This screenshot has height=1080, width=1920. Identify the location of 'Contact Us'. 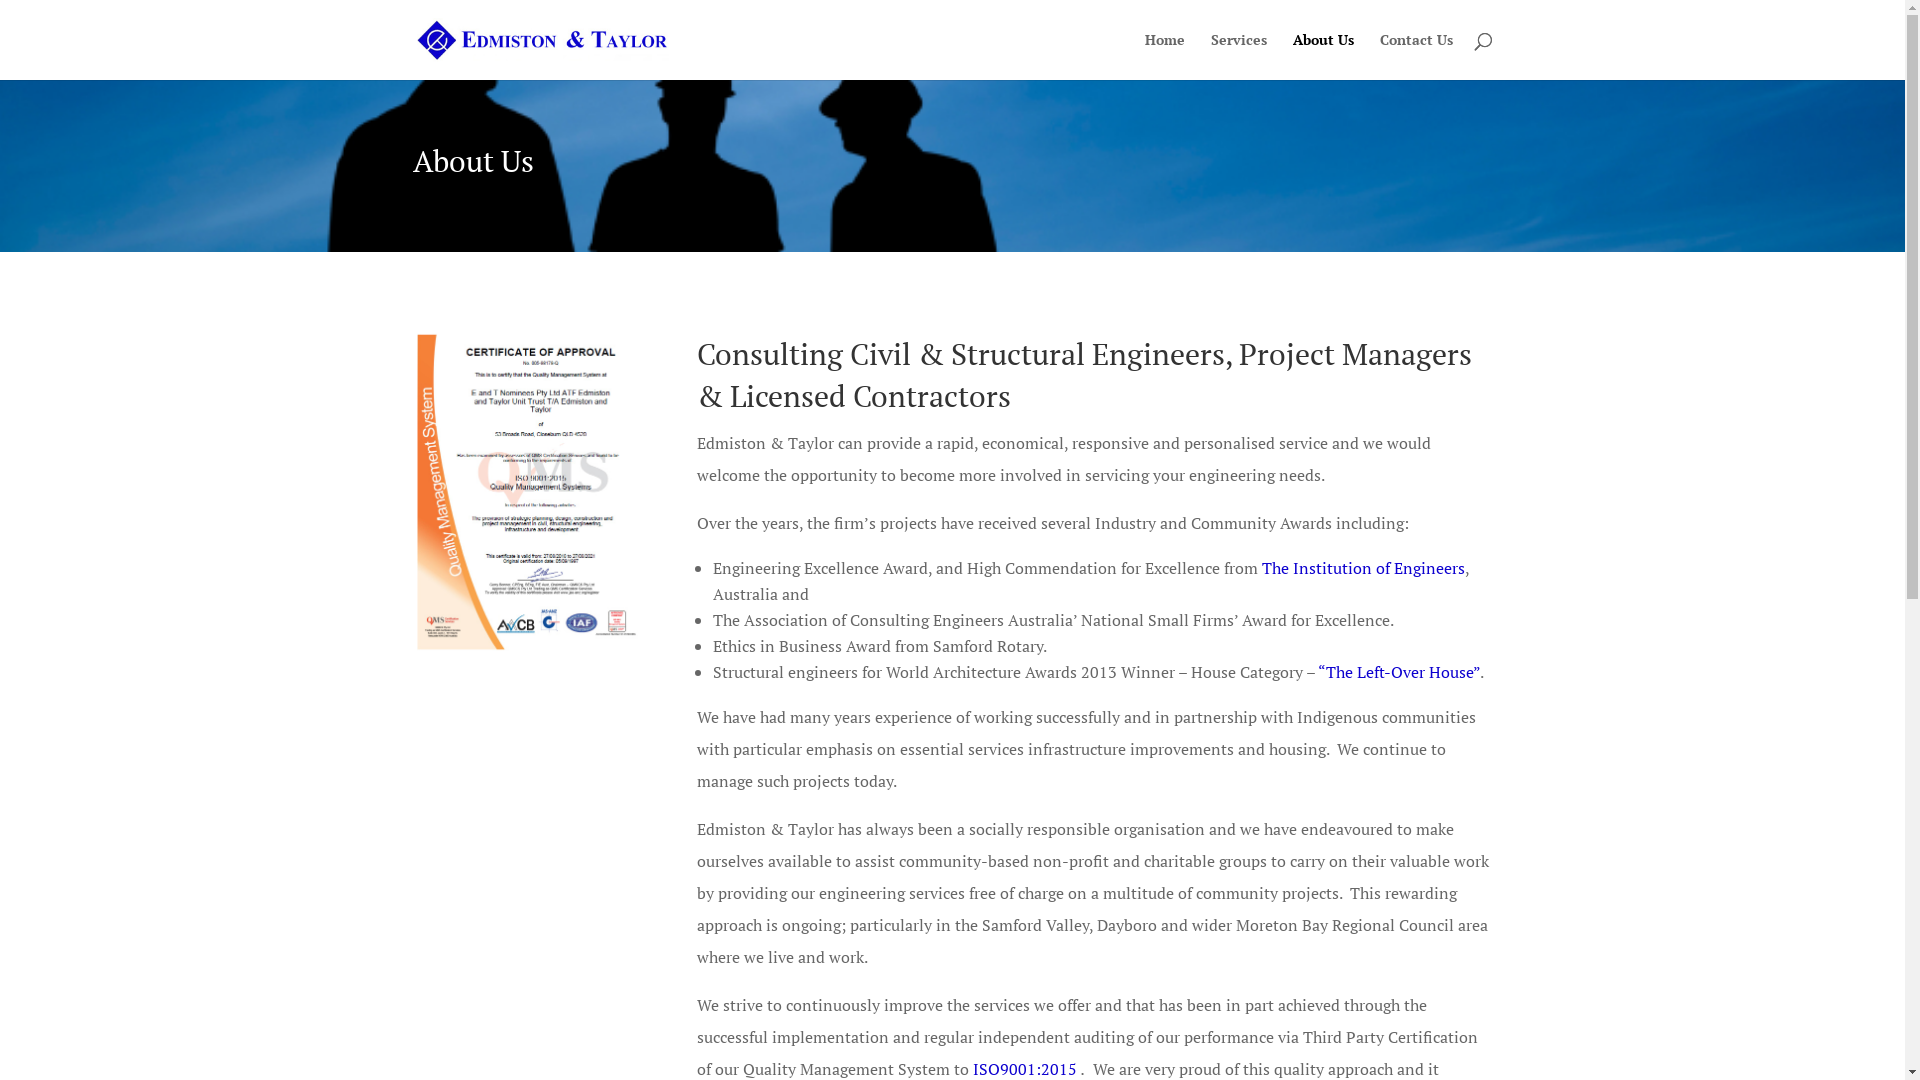
(1379, 55).